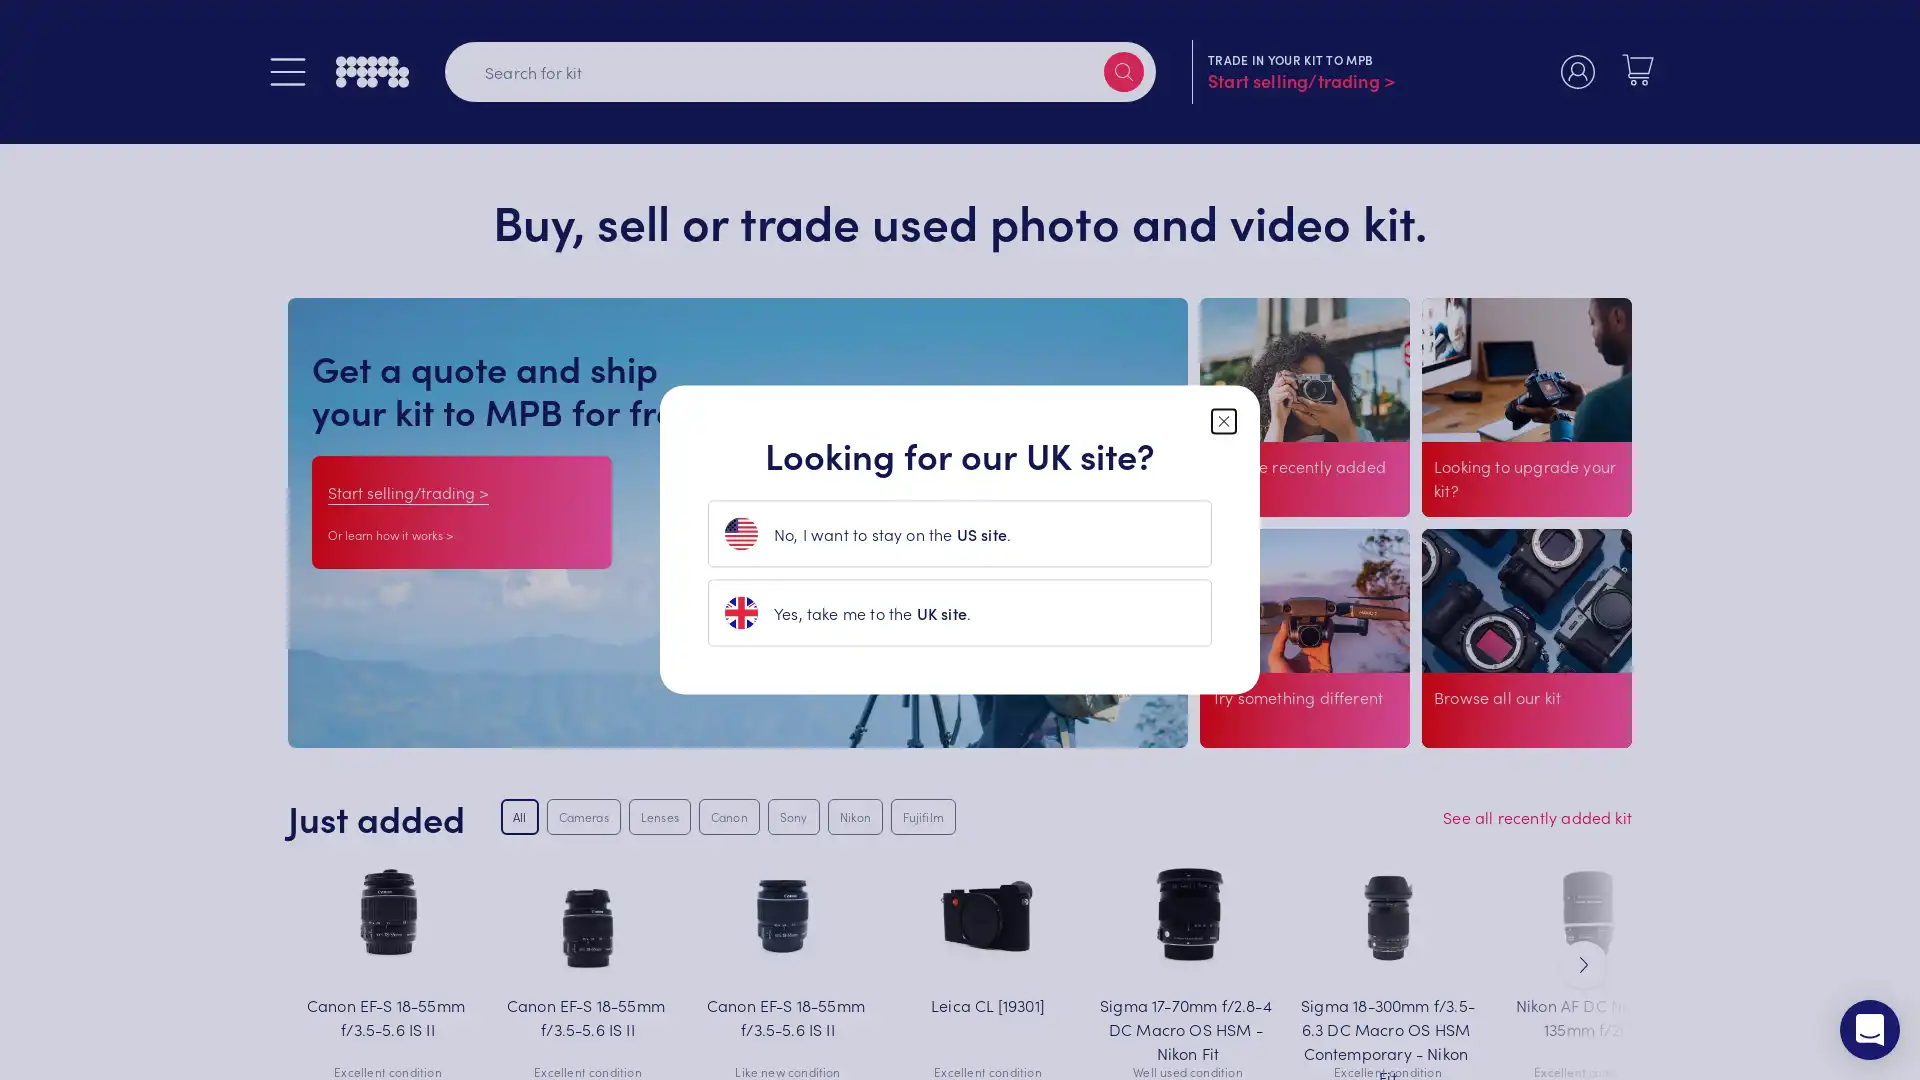  What do you see at coordinates (407, 491) in the screenshot?
I see `Start selling/trading >` at bounding box center [407, 491].